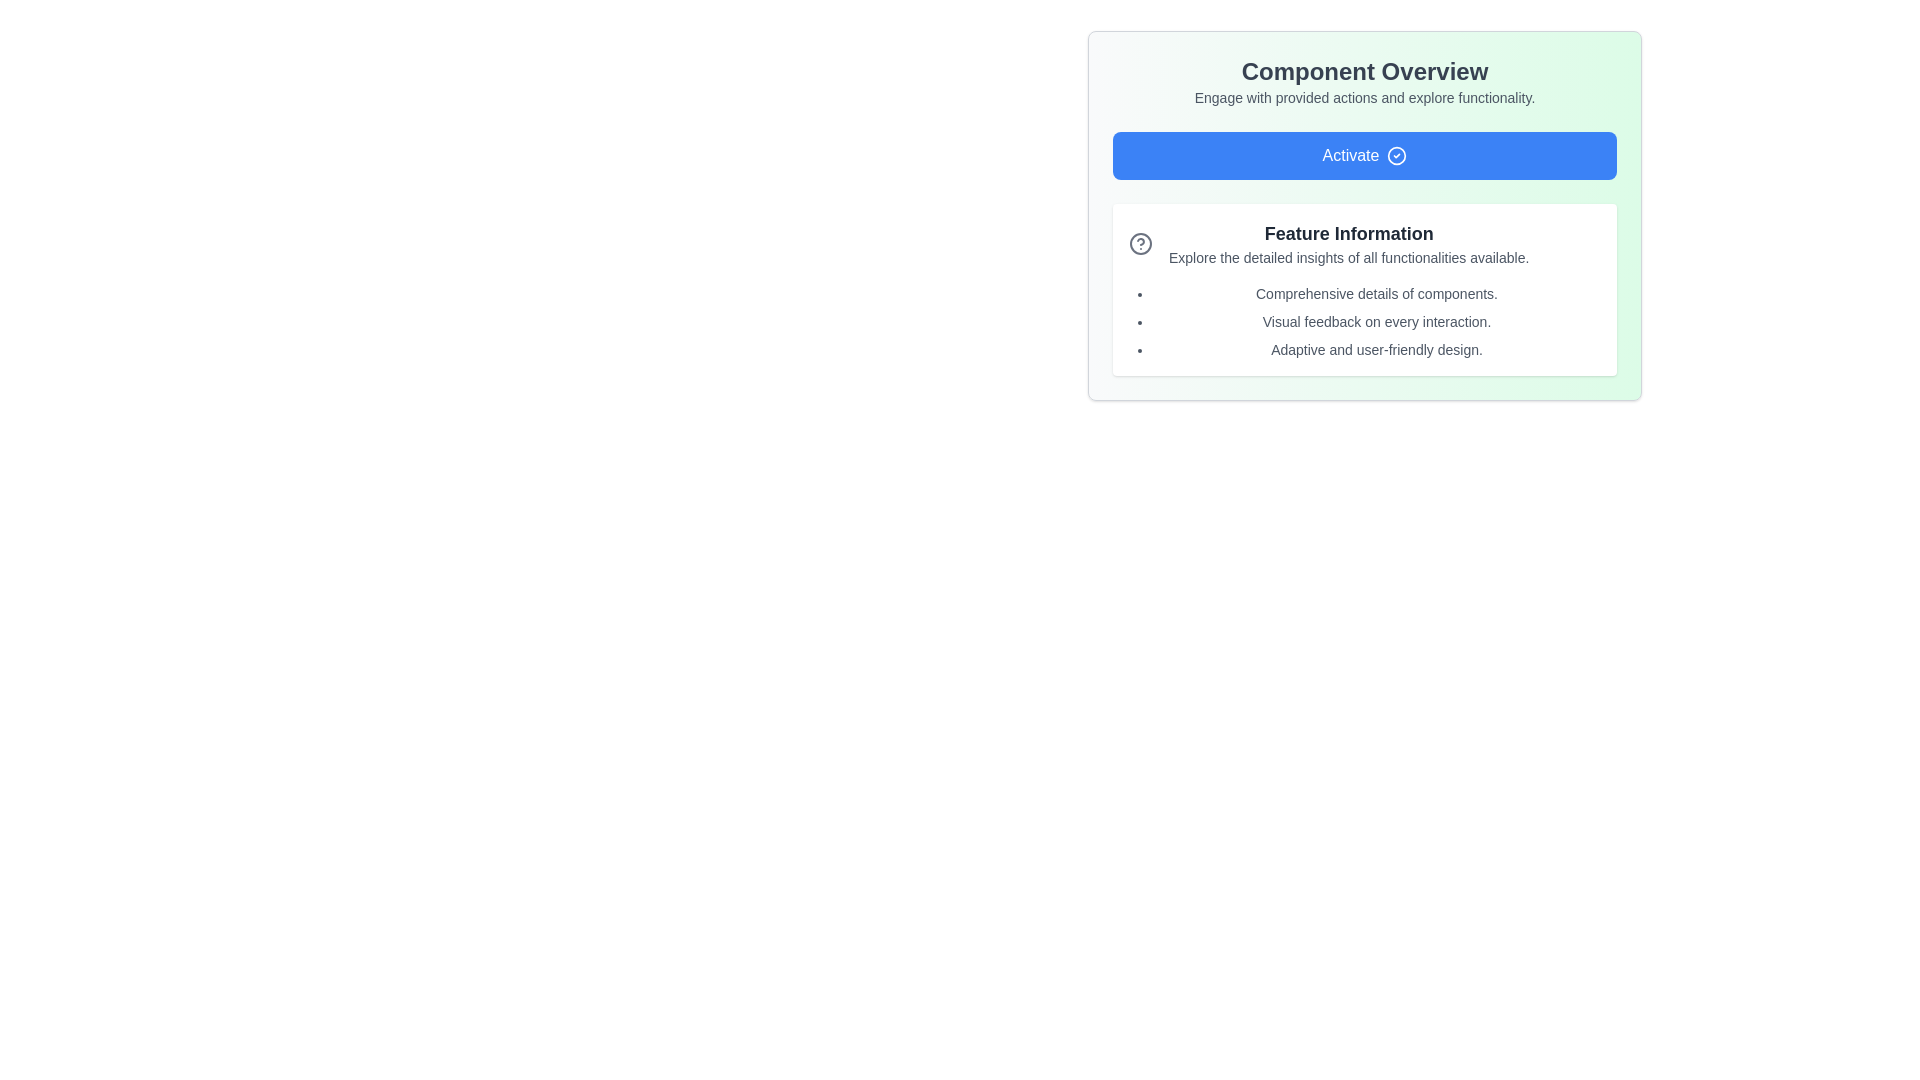 The image size is (1920, 1080). Describe the element at coordinates (1141, 242) in the screenshot. I see `the central circular portion of the help or information icon represented as an SVG element, which visually indicates support or guidance` at that location.